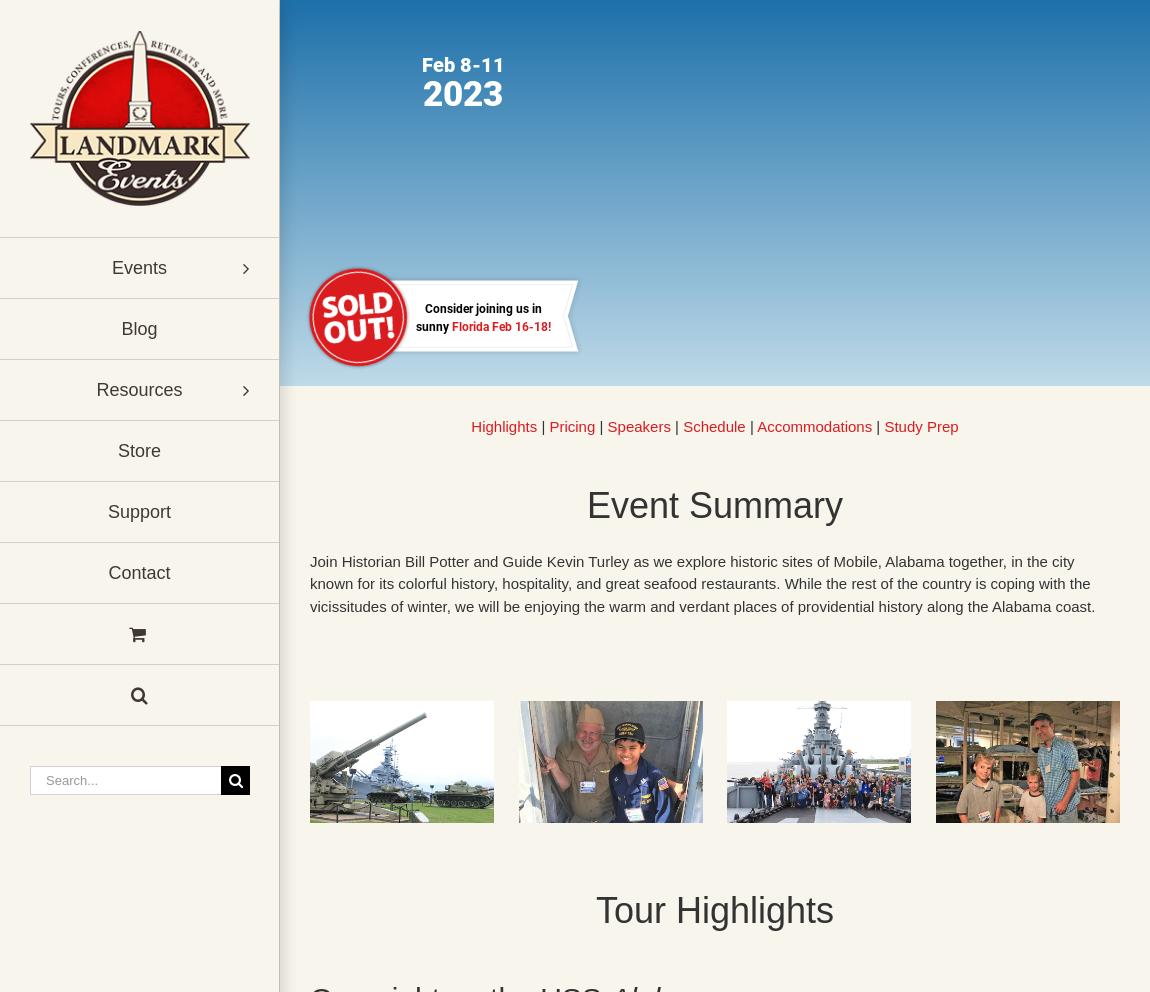 Image resolution: width=1150 pixels, height=992 pixels. What do you see at coordinates (463, 64) in the screenshot?
I see `'Feb 8-11'` at bounding box center [463, 64].